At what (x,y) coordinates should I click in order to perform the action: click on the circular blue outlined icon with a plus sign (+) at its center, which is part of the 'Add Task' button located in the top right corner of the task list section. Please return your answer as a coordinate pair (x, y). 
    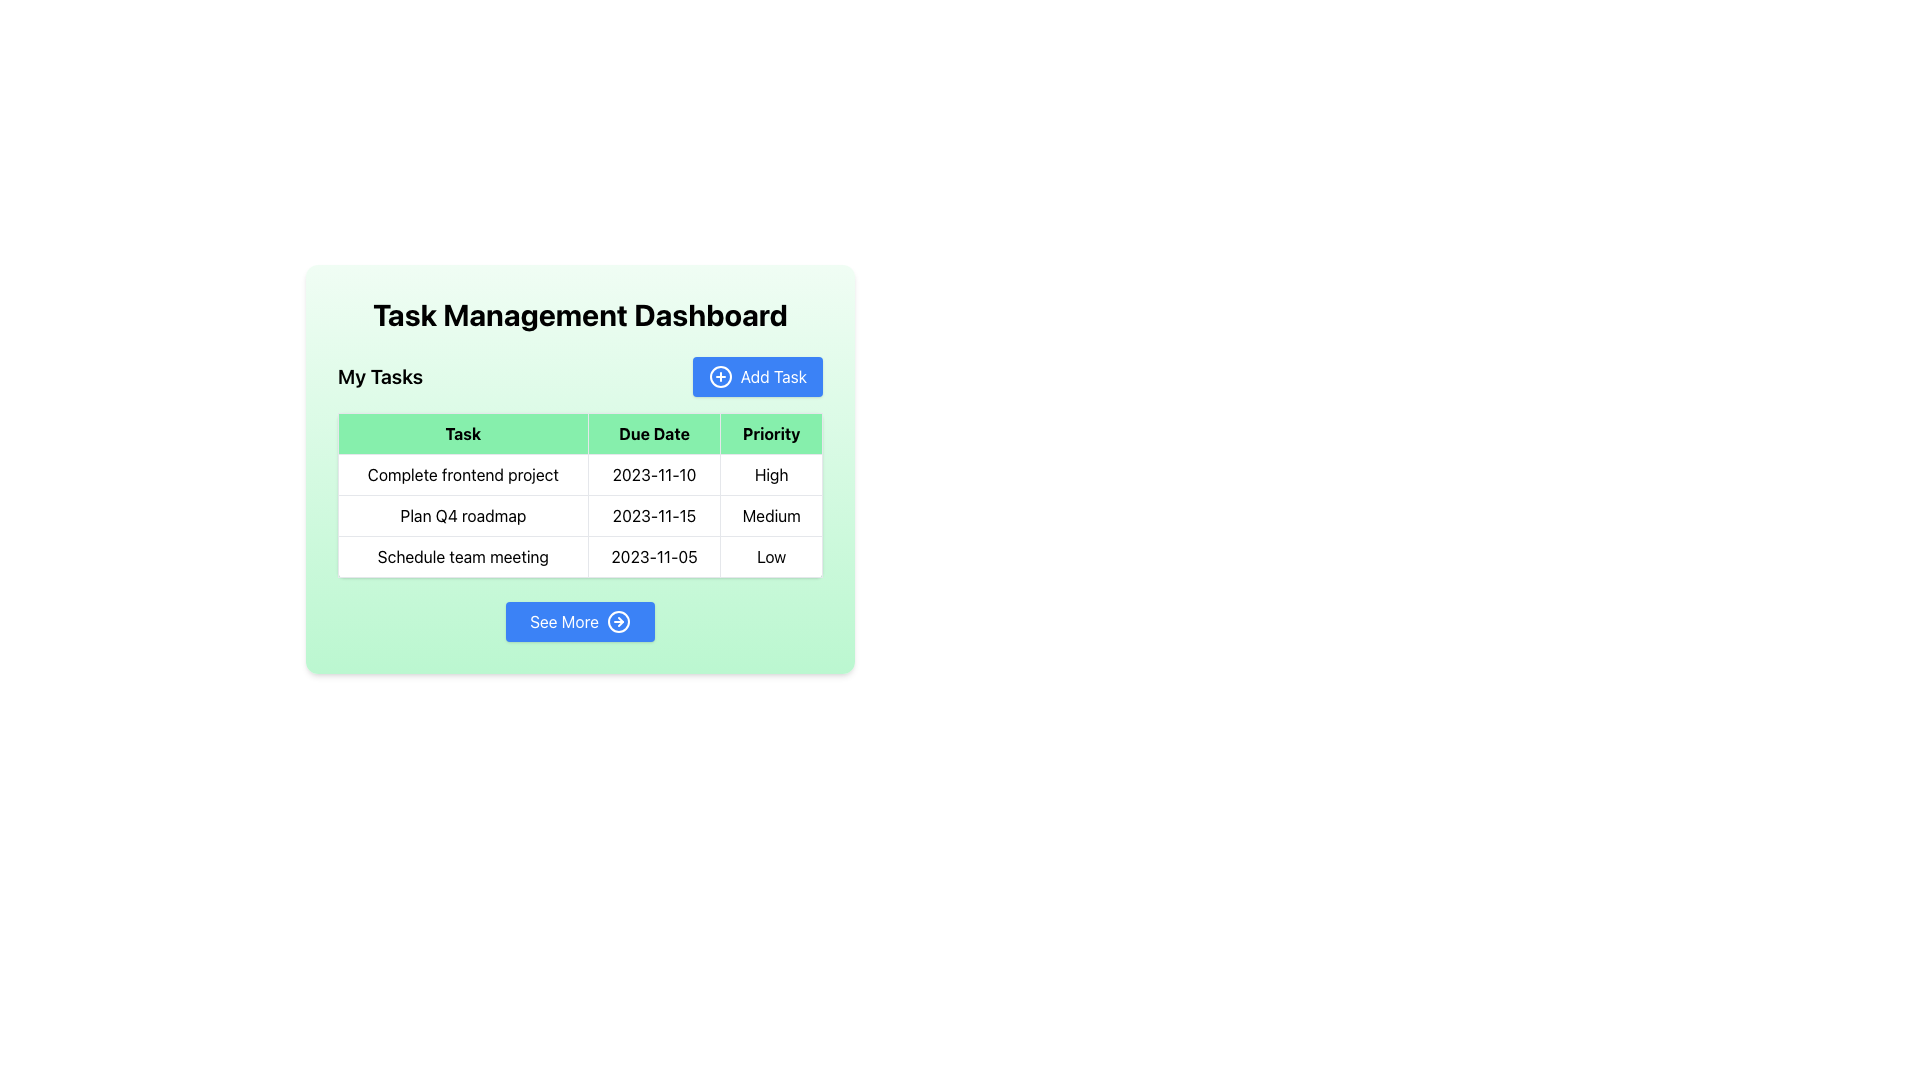
    Looking at the image, I should click on (720, 377).